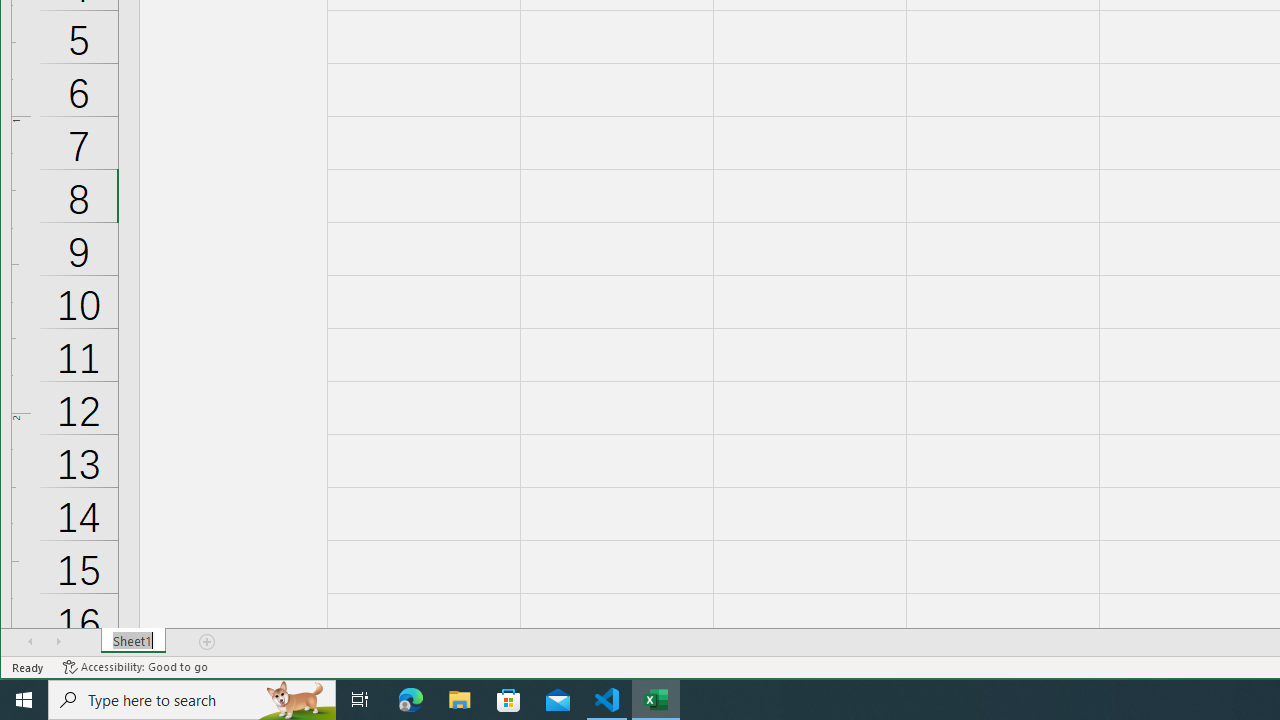 The width and height of the screenshot is (1280, 720). What do you see at coordinates (410, 698) in the screenshot?
I see `'Microsoft Edge'` at bounding box center [410, 698].